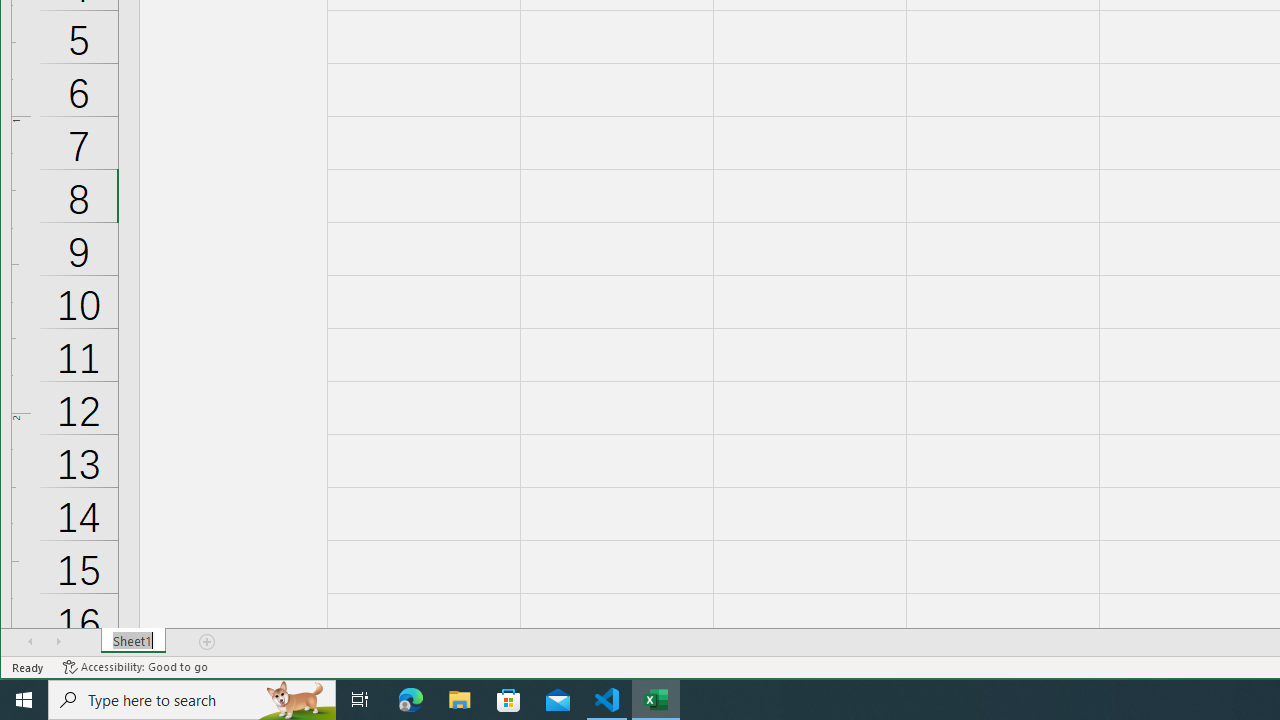 The width and height of the screenshot is (1280, 720). What do you see at coordinates (410, 698) in the screenshot?
I see `'Microsoft Edge'` at bounding box center [410, 698].